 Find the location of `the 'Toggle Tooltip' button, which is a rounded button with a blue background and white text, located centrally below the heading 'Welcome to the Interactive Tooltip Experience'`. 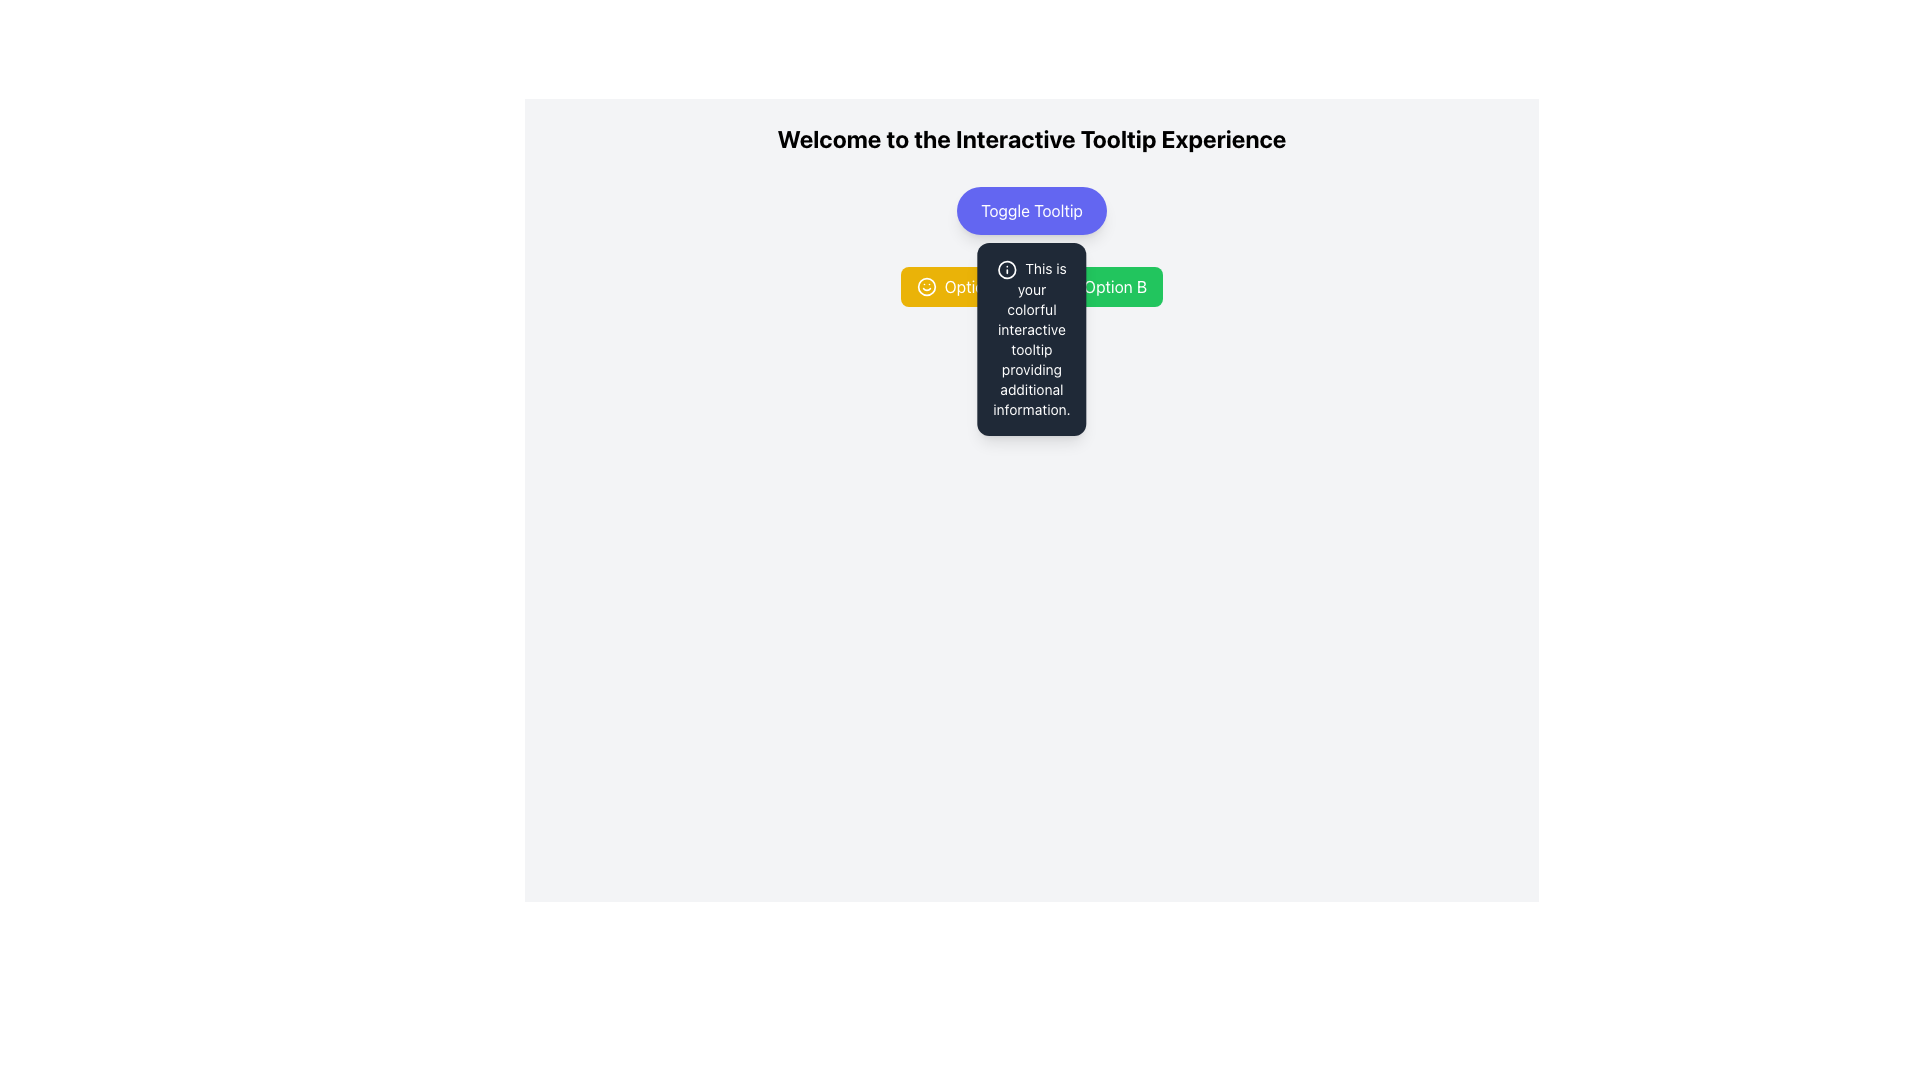

the 'Toggle Tooltip' button, which is a rounded button with a blue background and white text, located centrally below the heading 'Welcome to the Interactive Tooltip Experience' is located at coordinates (1032, 211).